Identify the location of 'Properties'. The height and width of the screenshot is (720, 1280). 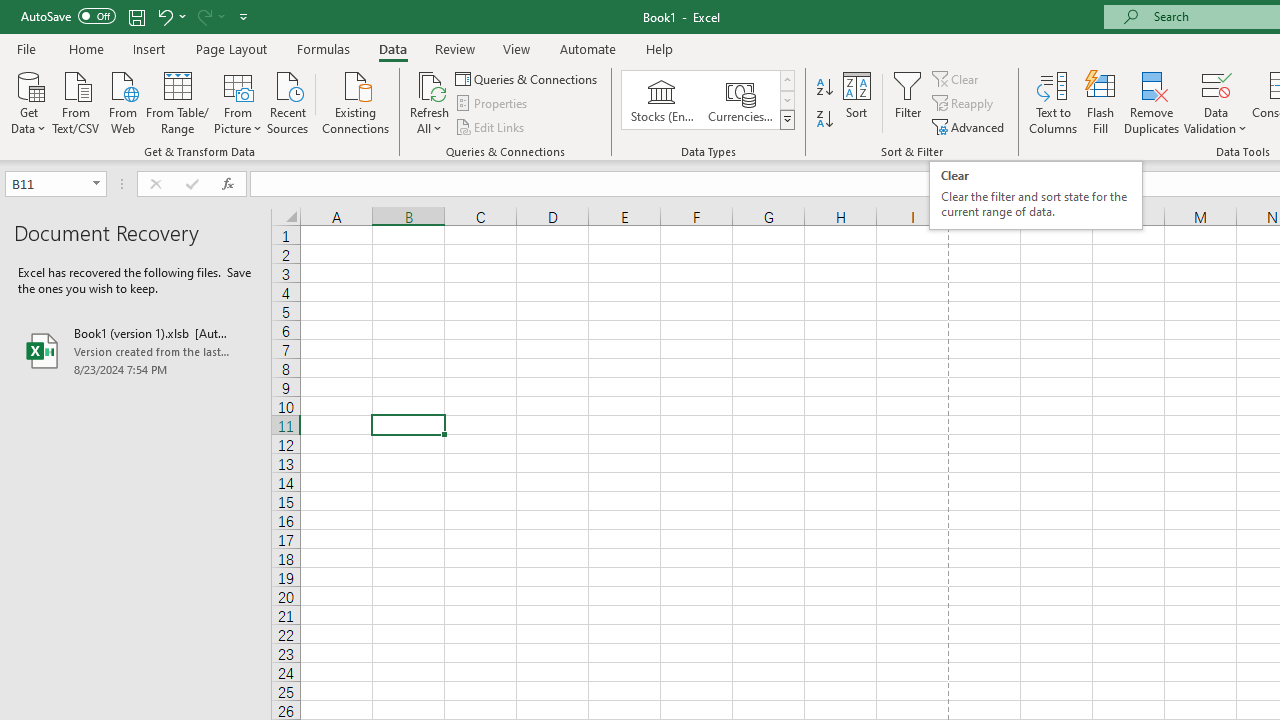
(492, 103).